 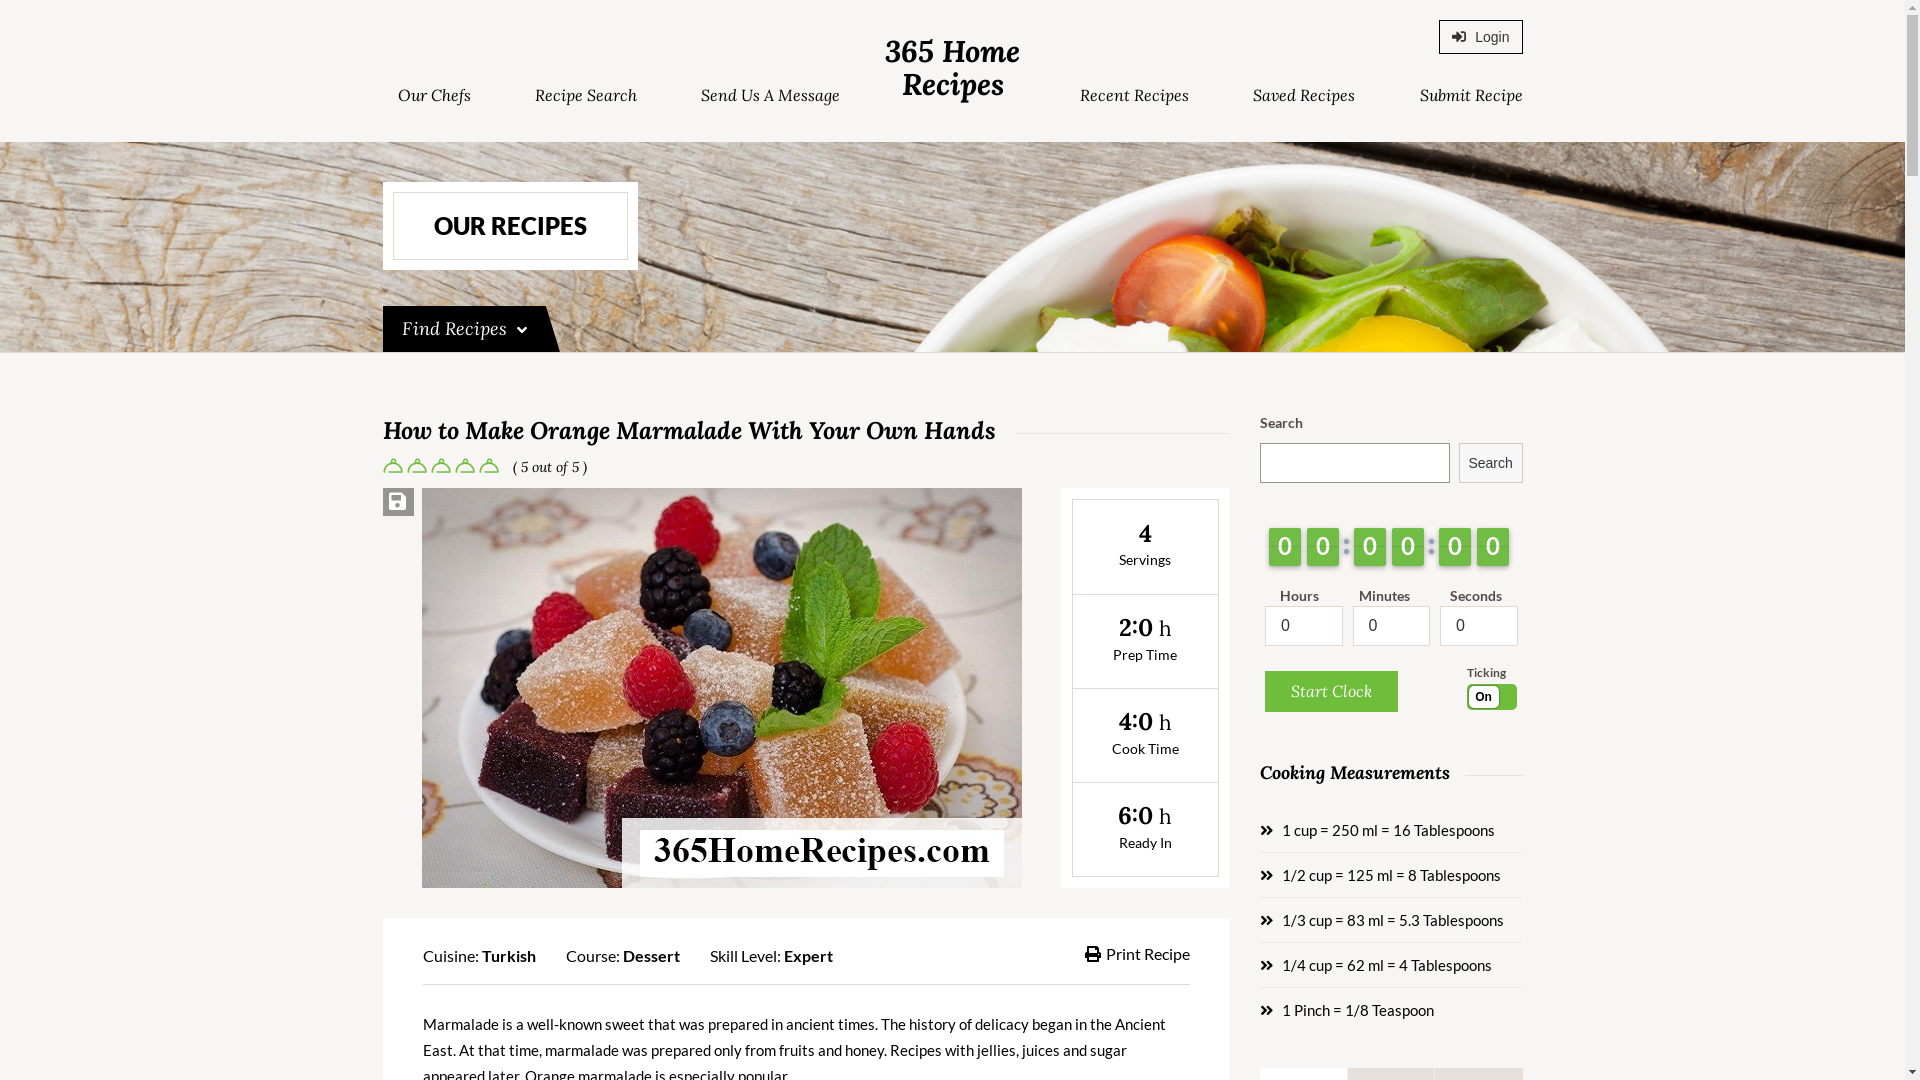 What do you see at coordinates (1471, 96) in the screenshot?
I see `'Submit Recipe'` at bounding box center [1471, 96].